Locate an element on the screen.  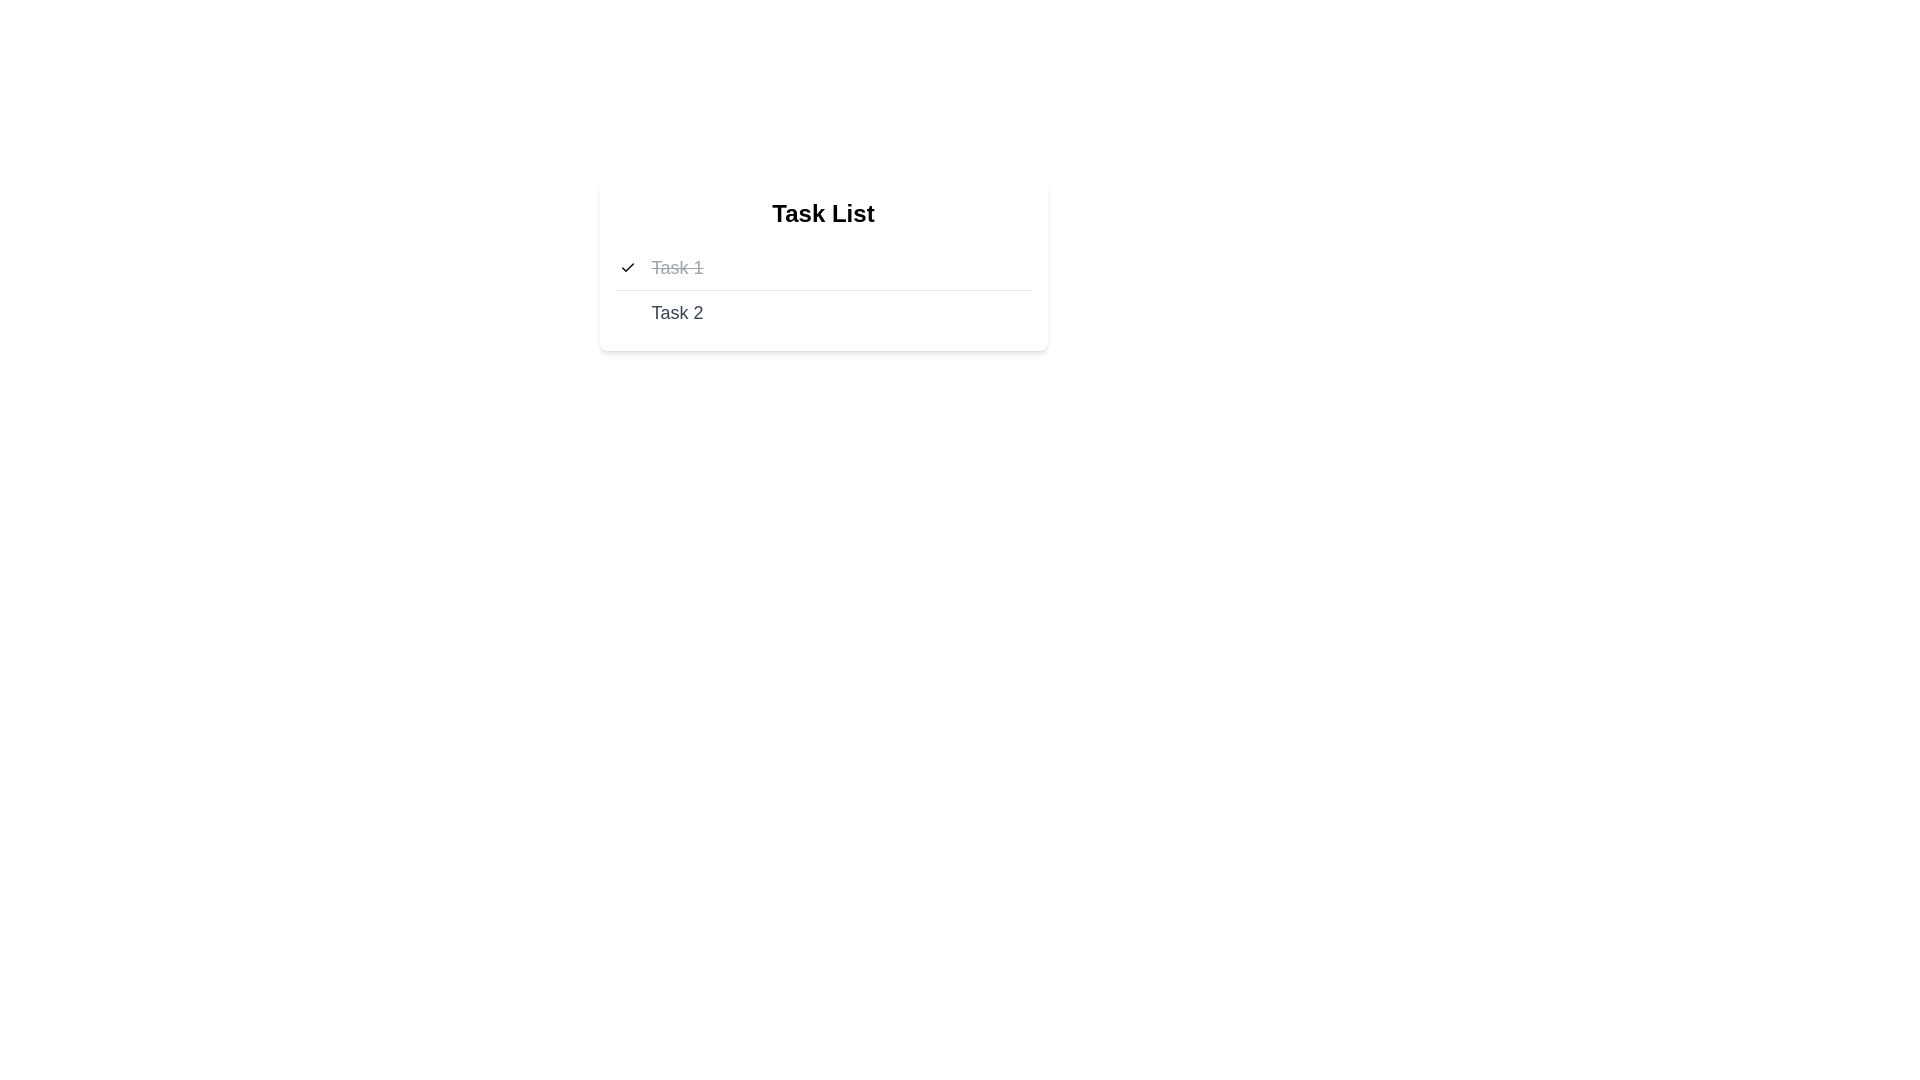
the Status indicator button element, which is a round icon in front of the text 'Task 2' is located at coordinates (626, 312).